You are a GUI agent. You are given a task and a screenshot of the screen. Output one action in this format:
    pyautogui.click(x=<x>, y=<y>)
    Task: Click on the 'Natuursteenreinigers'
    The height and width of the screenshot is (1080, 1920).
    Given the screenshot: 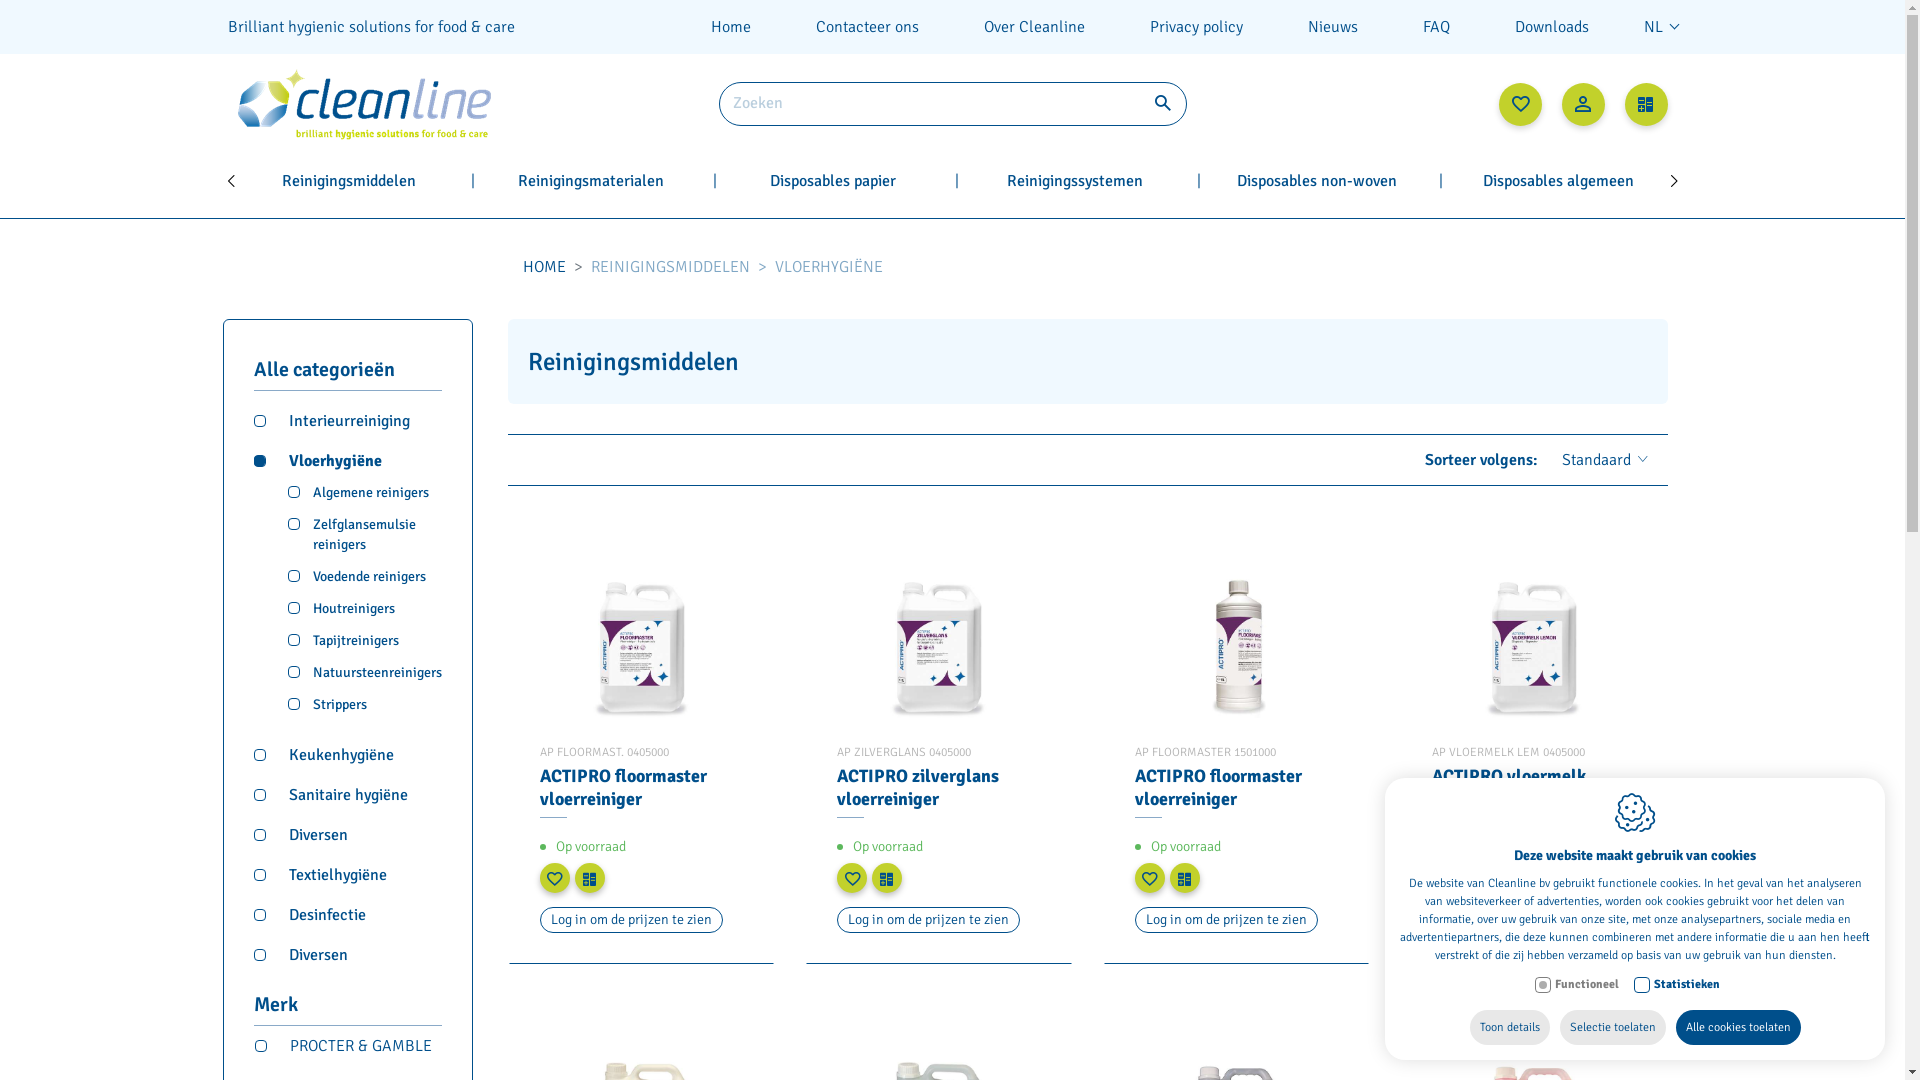 What is the action you would take?
    pyautogui.click(x=364, y=667)
    